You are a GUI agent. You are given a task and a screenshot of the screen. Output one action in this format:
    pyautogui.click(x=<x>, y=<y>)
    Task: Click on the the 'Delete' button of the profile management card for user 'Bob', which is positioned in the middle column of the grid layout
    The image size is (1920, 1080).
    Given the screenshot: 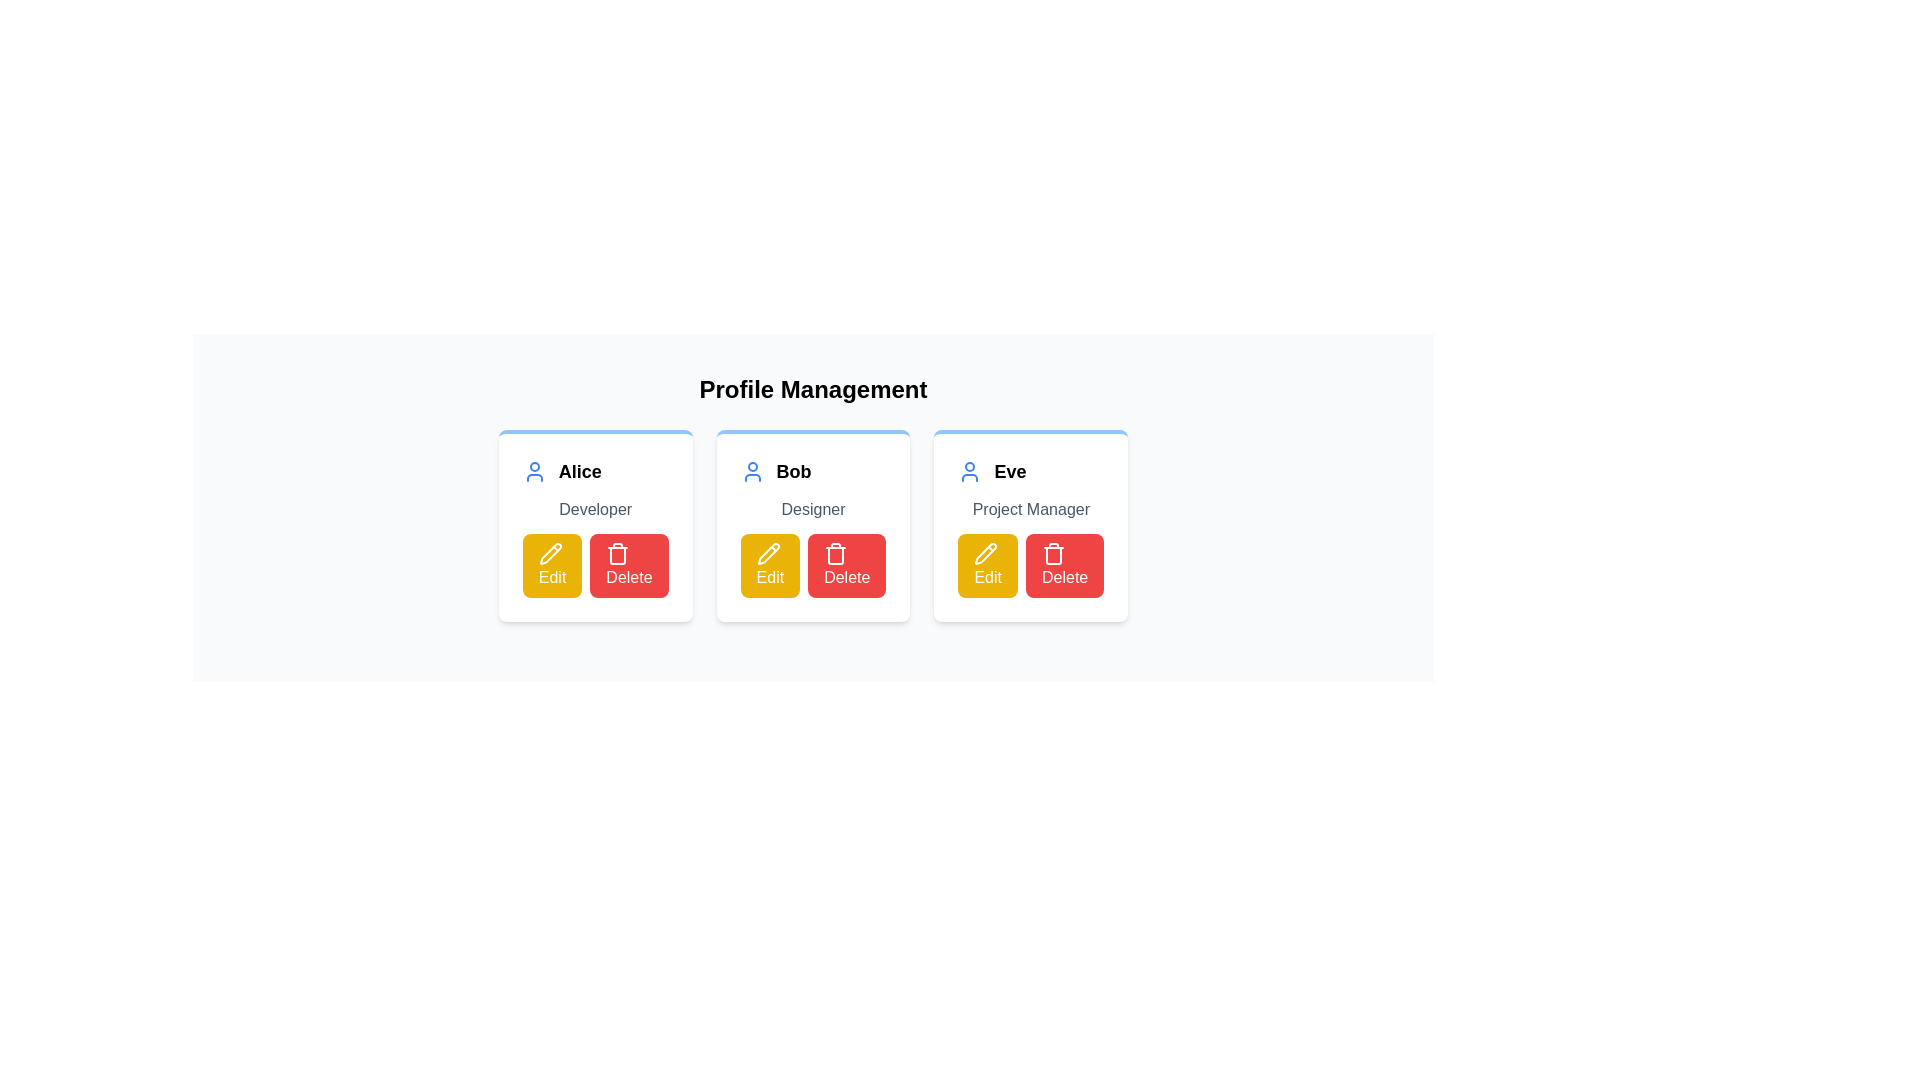 What is the action you would take?
    pyautogui.click(x=813, y=524)
    